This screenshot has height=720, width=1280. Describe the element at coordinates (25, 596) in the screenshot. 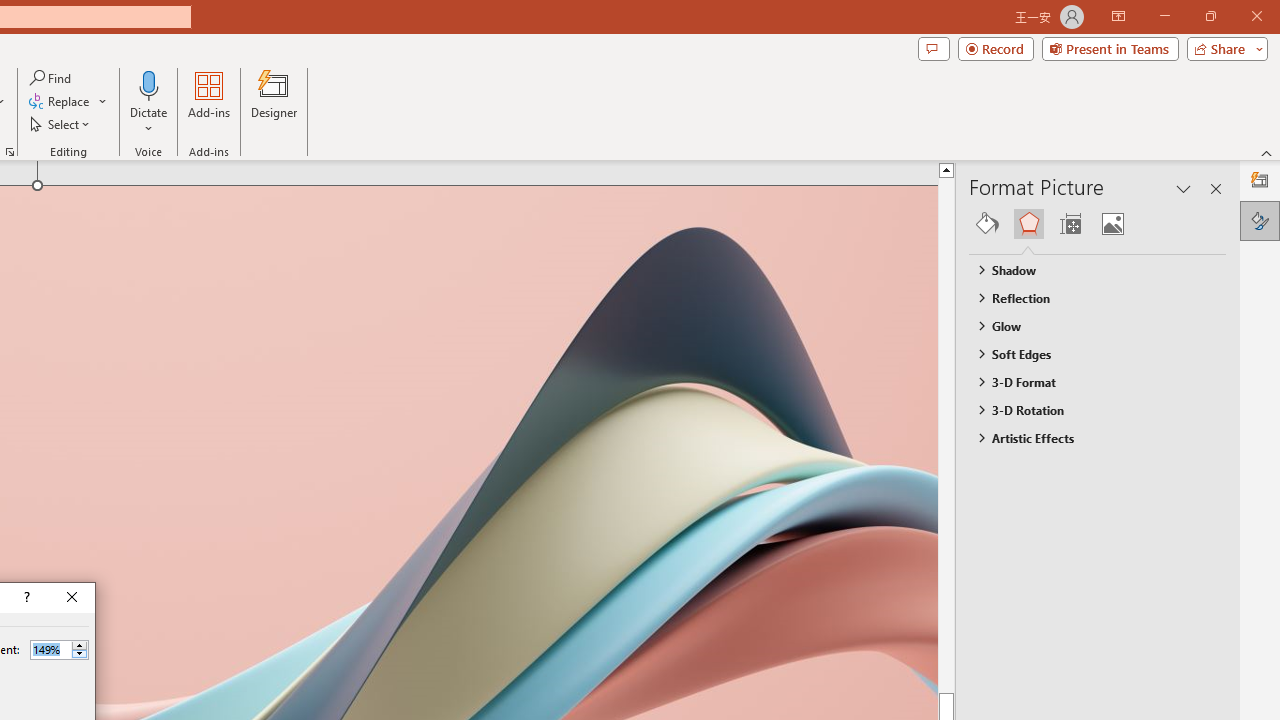

I see `'Context help'` at that location.